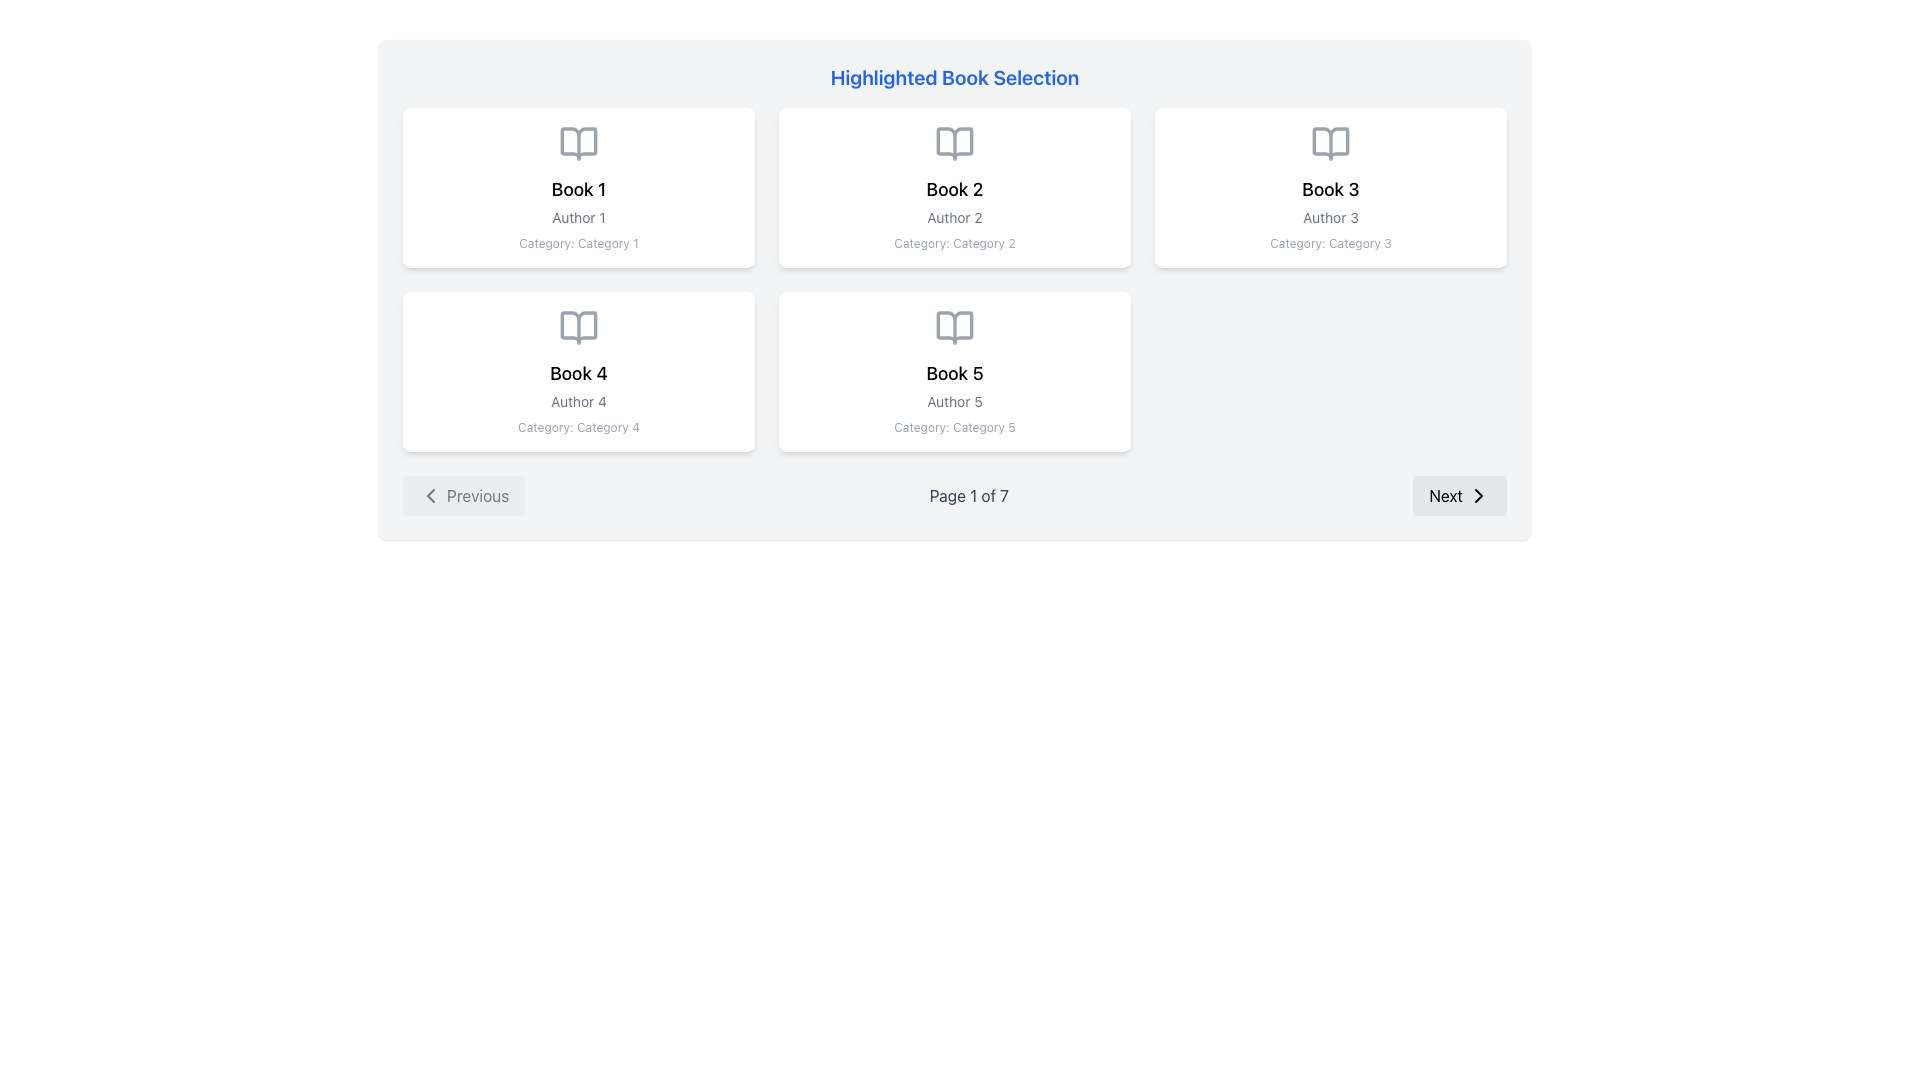  I want to click on the static text label displaying the author of 'Book 2', located directly below the title and above the category description in the top-center card of the grid layout, so click(954, 218).